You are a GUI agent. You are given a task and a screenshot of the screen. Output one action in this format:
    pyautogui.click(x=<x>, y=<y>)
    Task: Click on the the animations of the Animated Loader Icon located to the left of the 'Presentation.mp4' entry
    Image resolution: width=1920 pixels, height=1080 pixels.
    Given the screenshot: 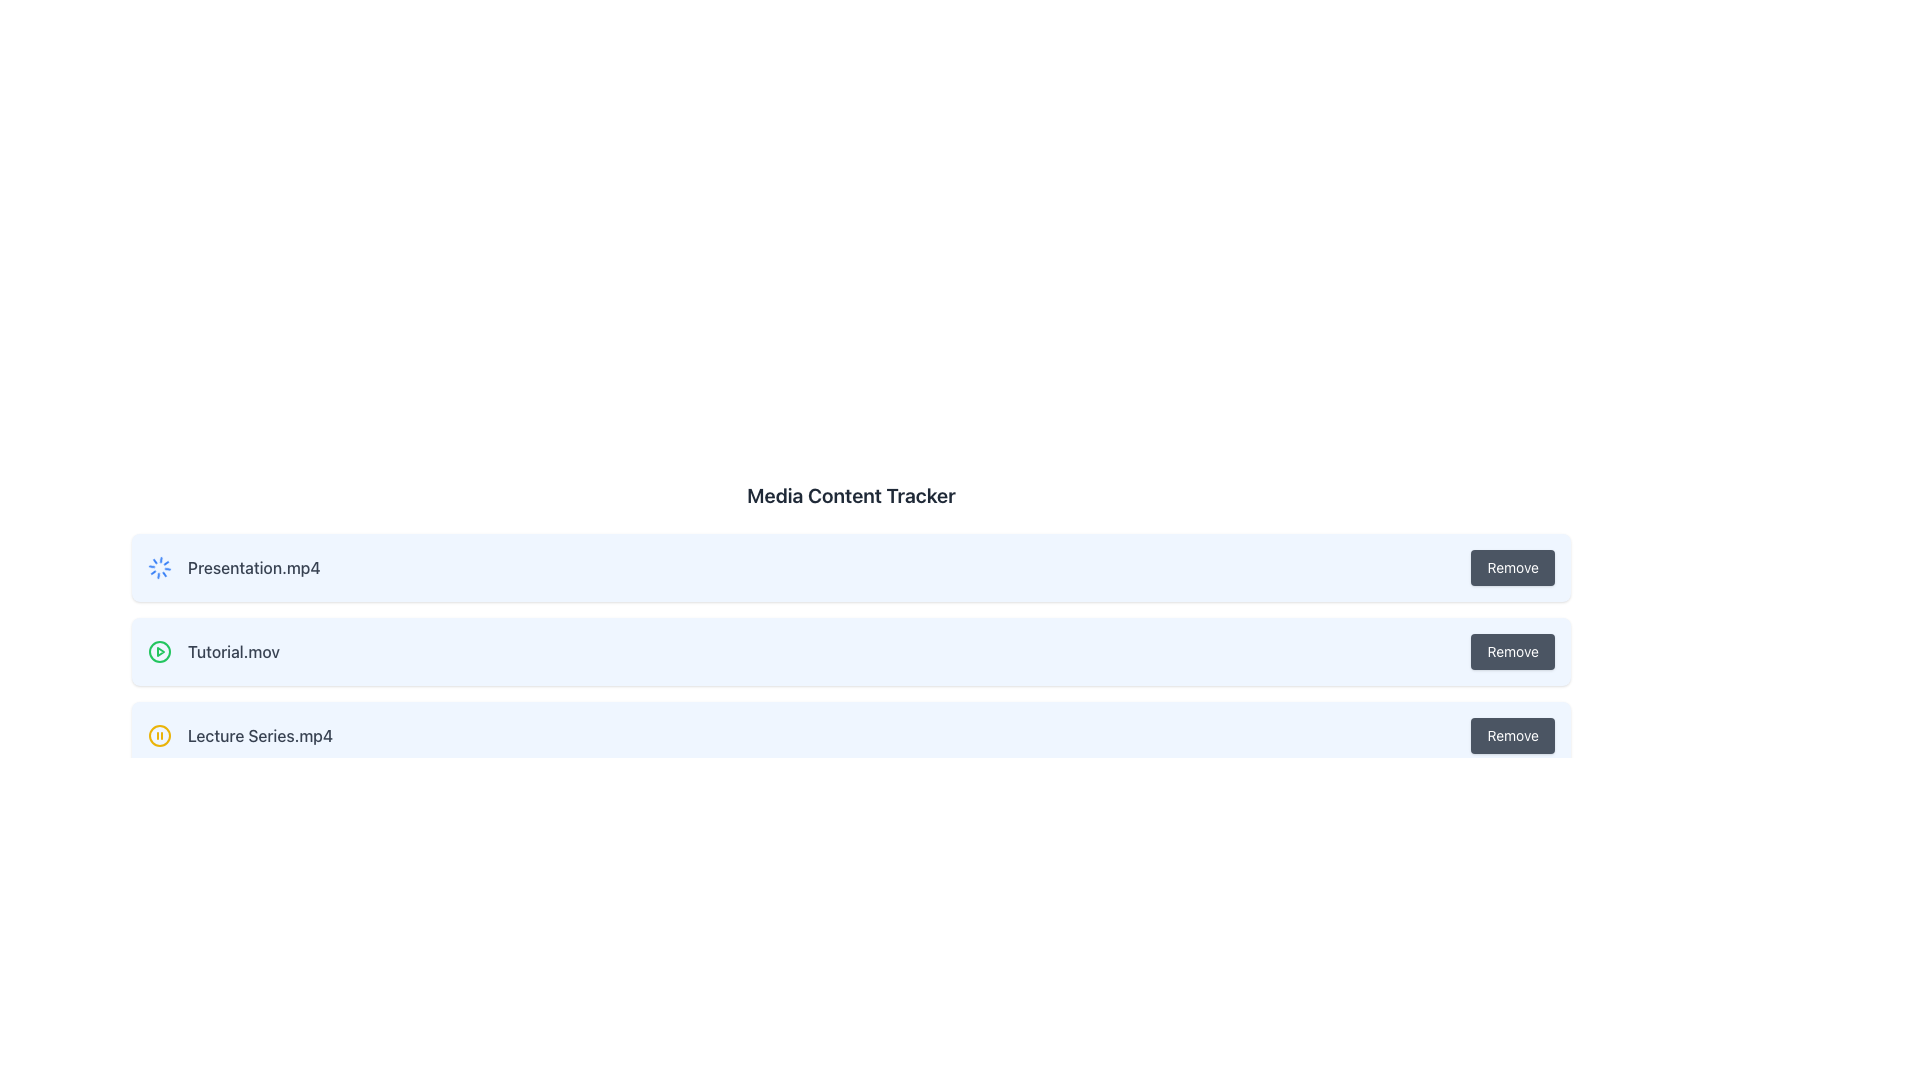 What is the action you would take?
    pyautogui.click(x=158, y=567)
    